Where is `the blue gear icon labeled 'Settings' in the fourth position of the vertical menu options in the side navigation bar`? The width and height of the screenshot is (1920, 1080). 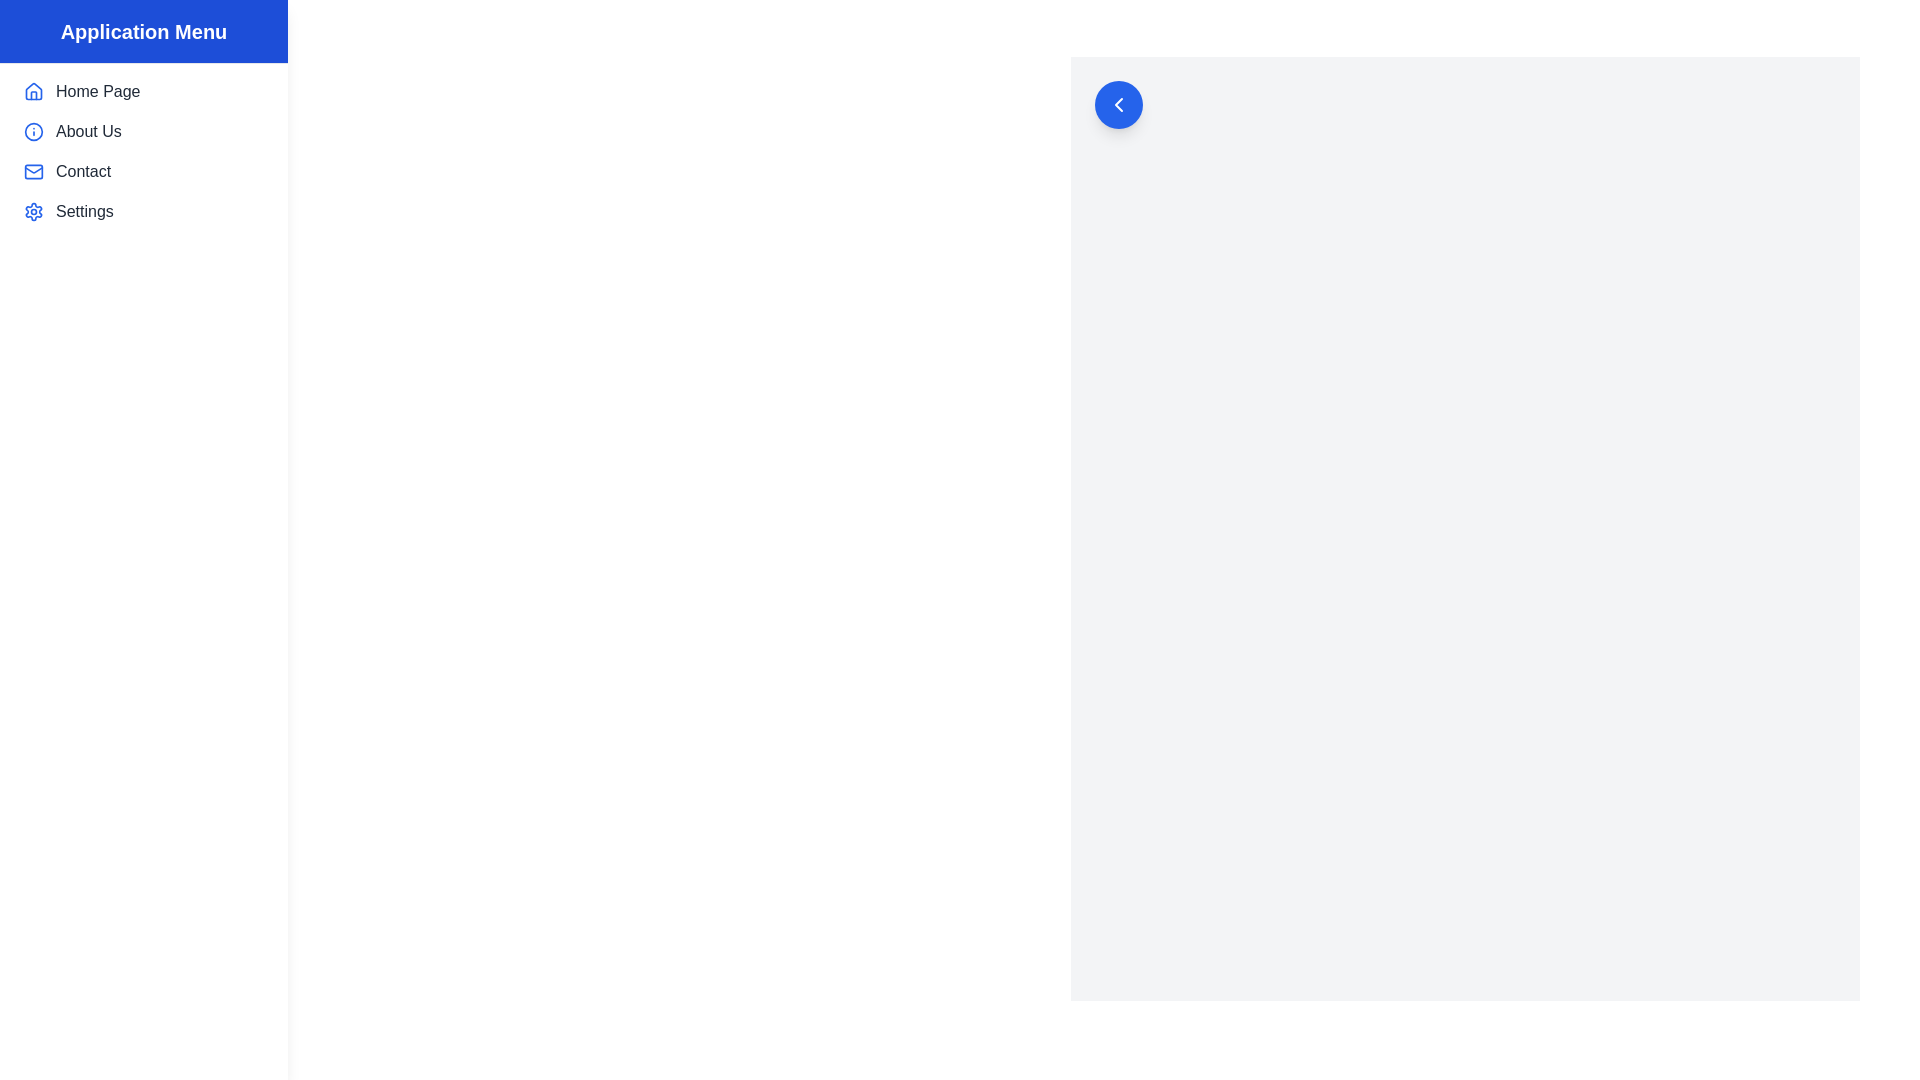 the blue gear icon labeled 'Settings' in the fourth position of the vertical menu options in the side navigation bar is located at coordinates (33, 212).